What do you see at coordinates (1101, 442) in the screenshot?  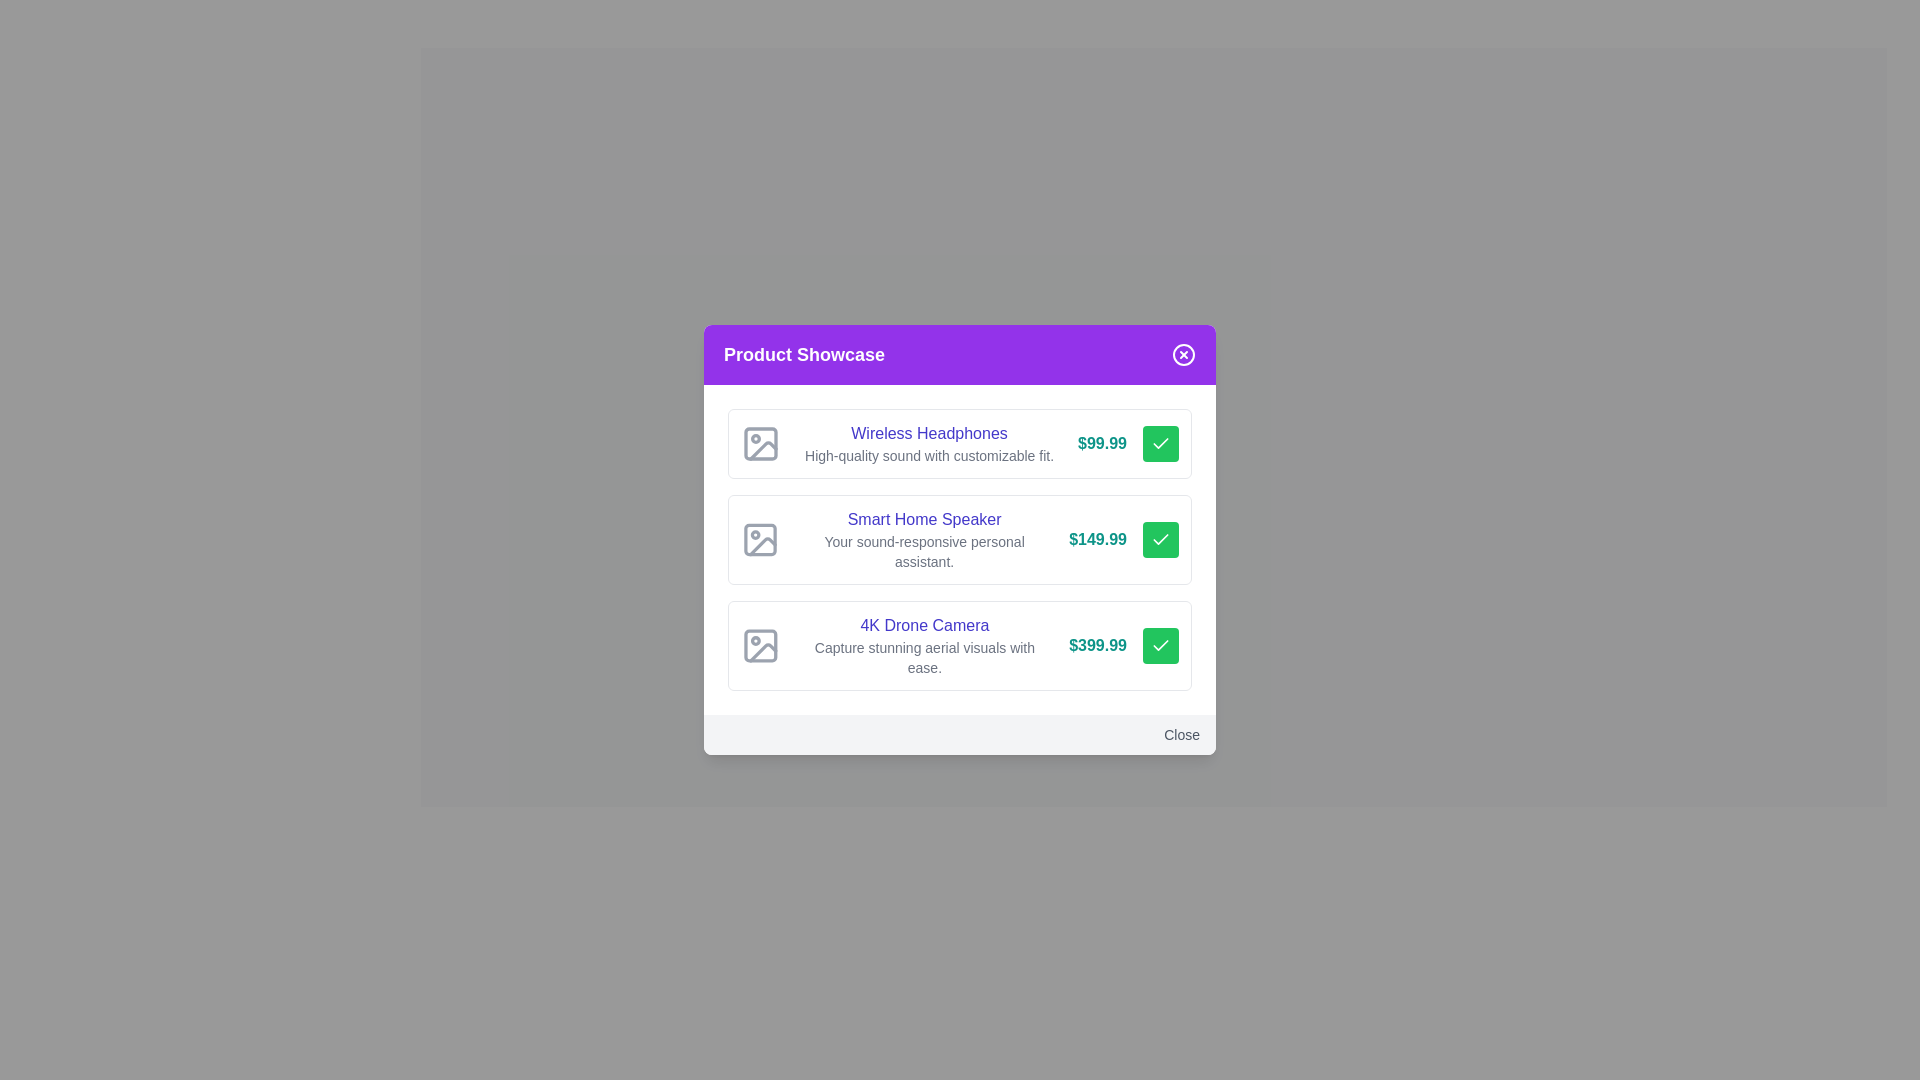 I see `the Text Label displaying '$99.99' in bold teal color, positioned to the right of 'Wireless Headphones' and above the green checkmark button` at bounding box center [1101, 442].